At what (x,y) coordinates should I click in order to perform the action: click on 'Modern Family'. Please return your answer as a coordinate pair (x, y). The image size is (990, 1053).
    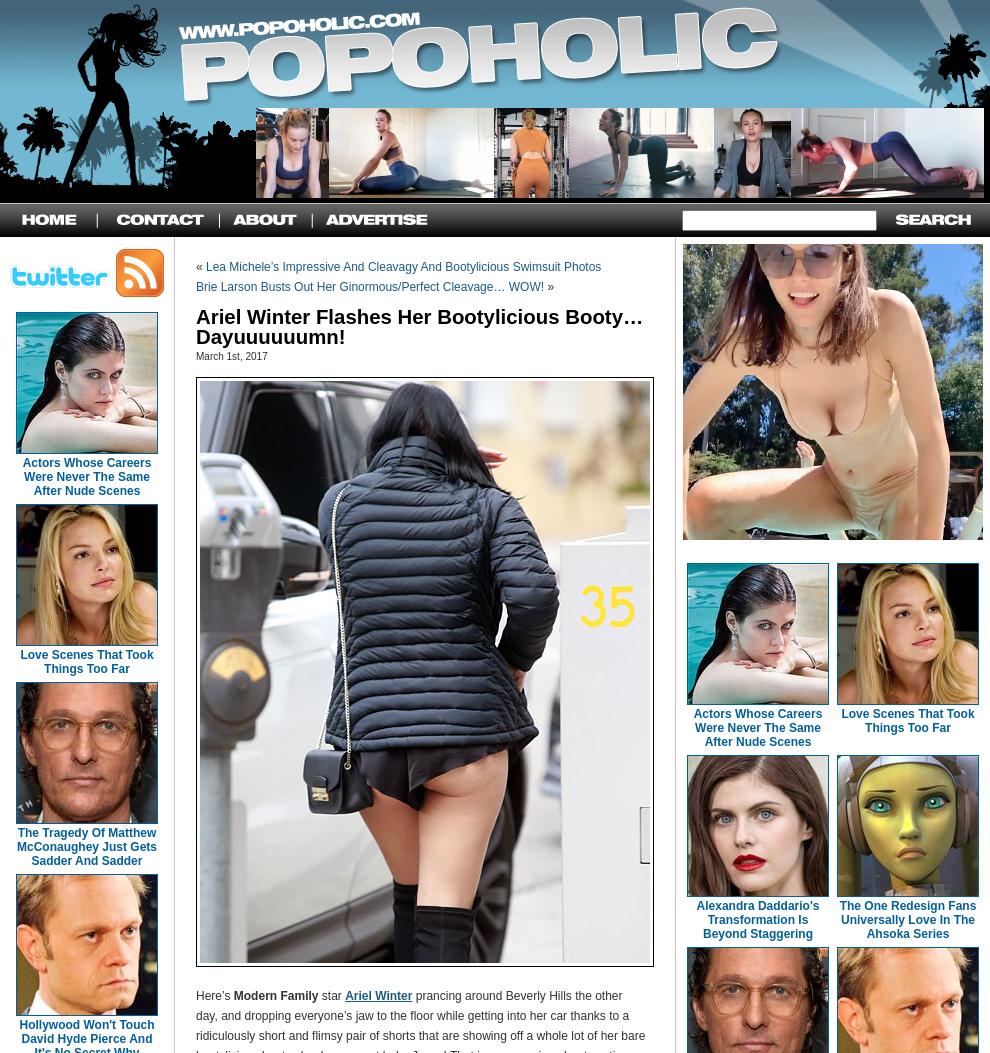
    Looking at the image, I should click on (275, 996).